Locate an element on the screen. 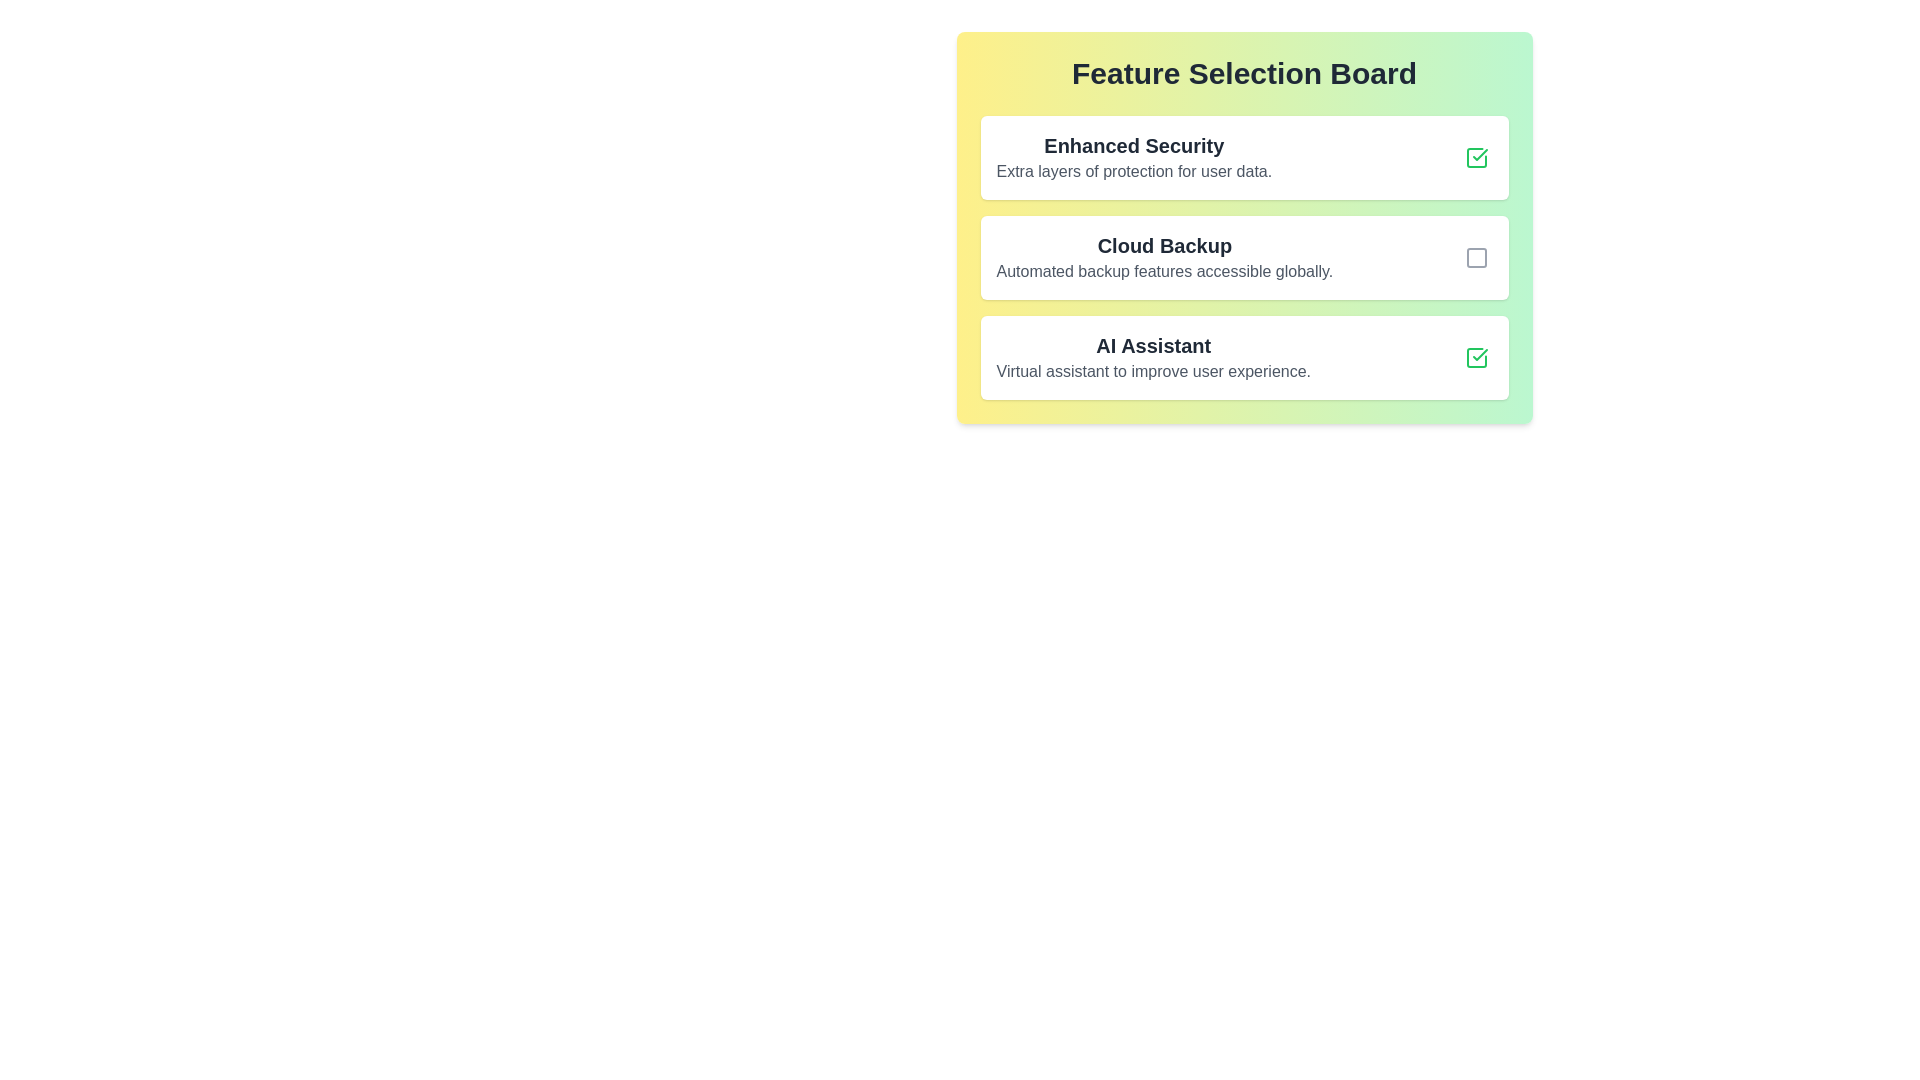  the active green checkbox icon on the right side of the 'AI Assistant' row in the 'Feature Selection Board' is located at coordinates (1476, 357).